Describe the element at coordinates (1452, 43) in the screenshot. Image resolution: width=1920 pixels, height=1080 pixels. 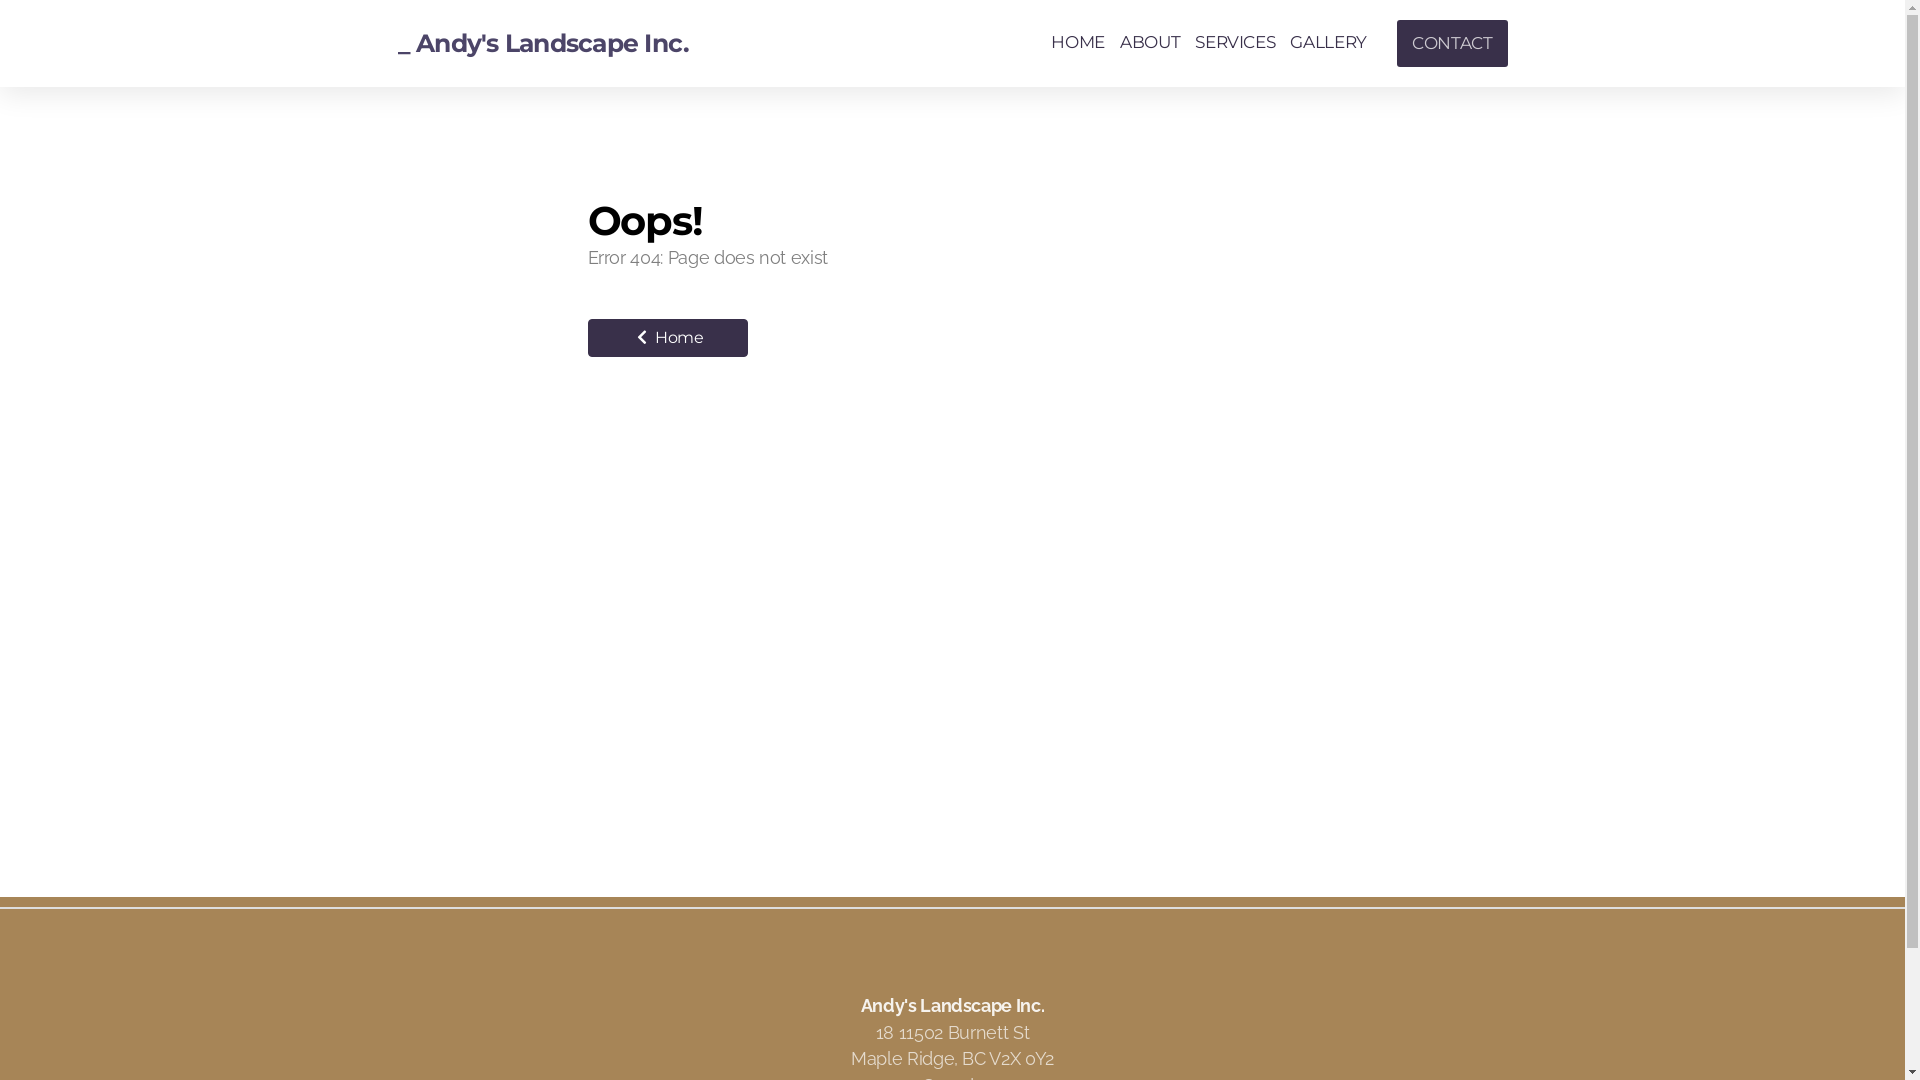
I see `'CONTACT'` at that location.